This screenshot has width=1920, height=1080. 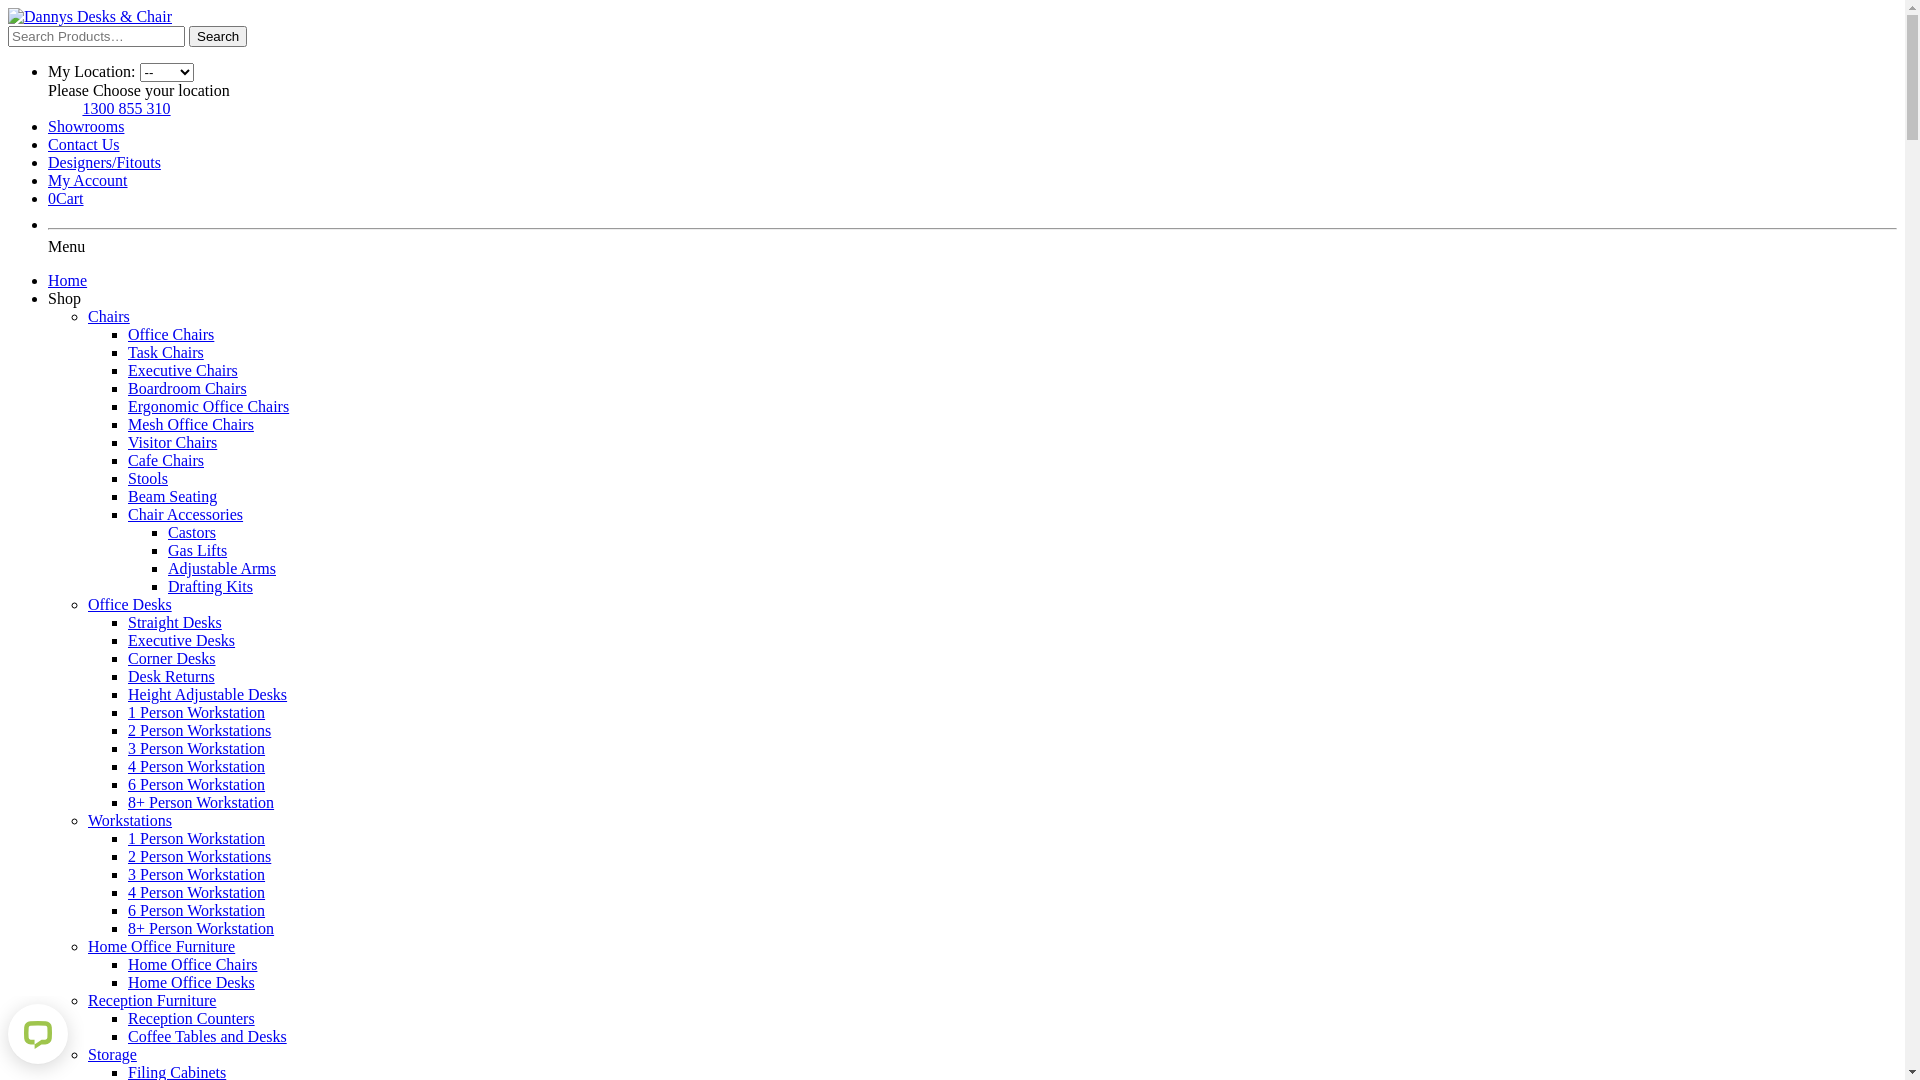 I want to click on 'Search for:', so click(x=95, y=36).